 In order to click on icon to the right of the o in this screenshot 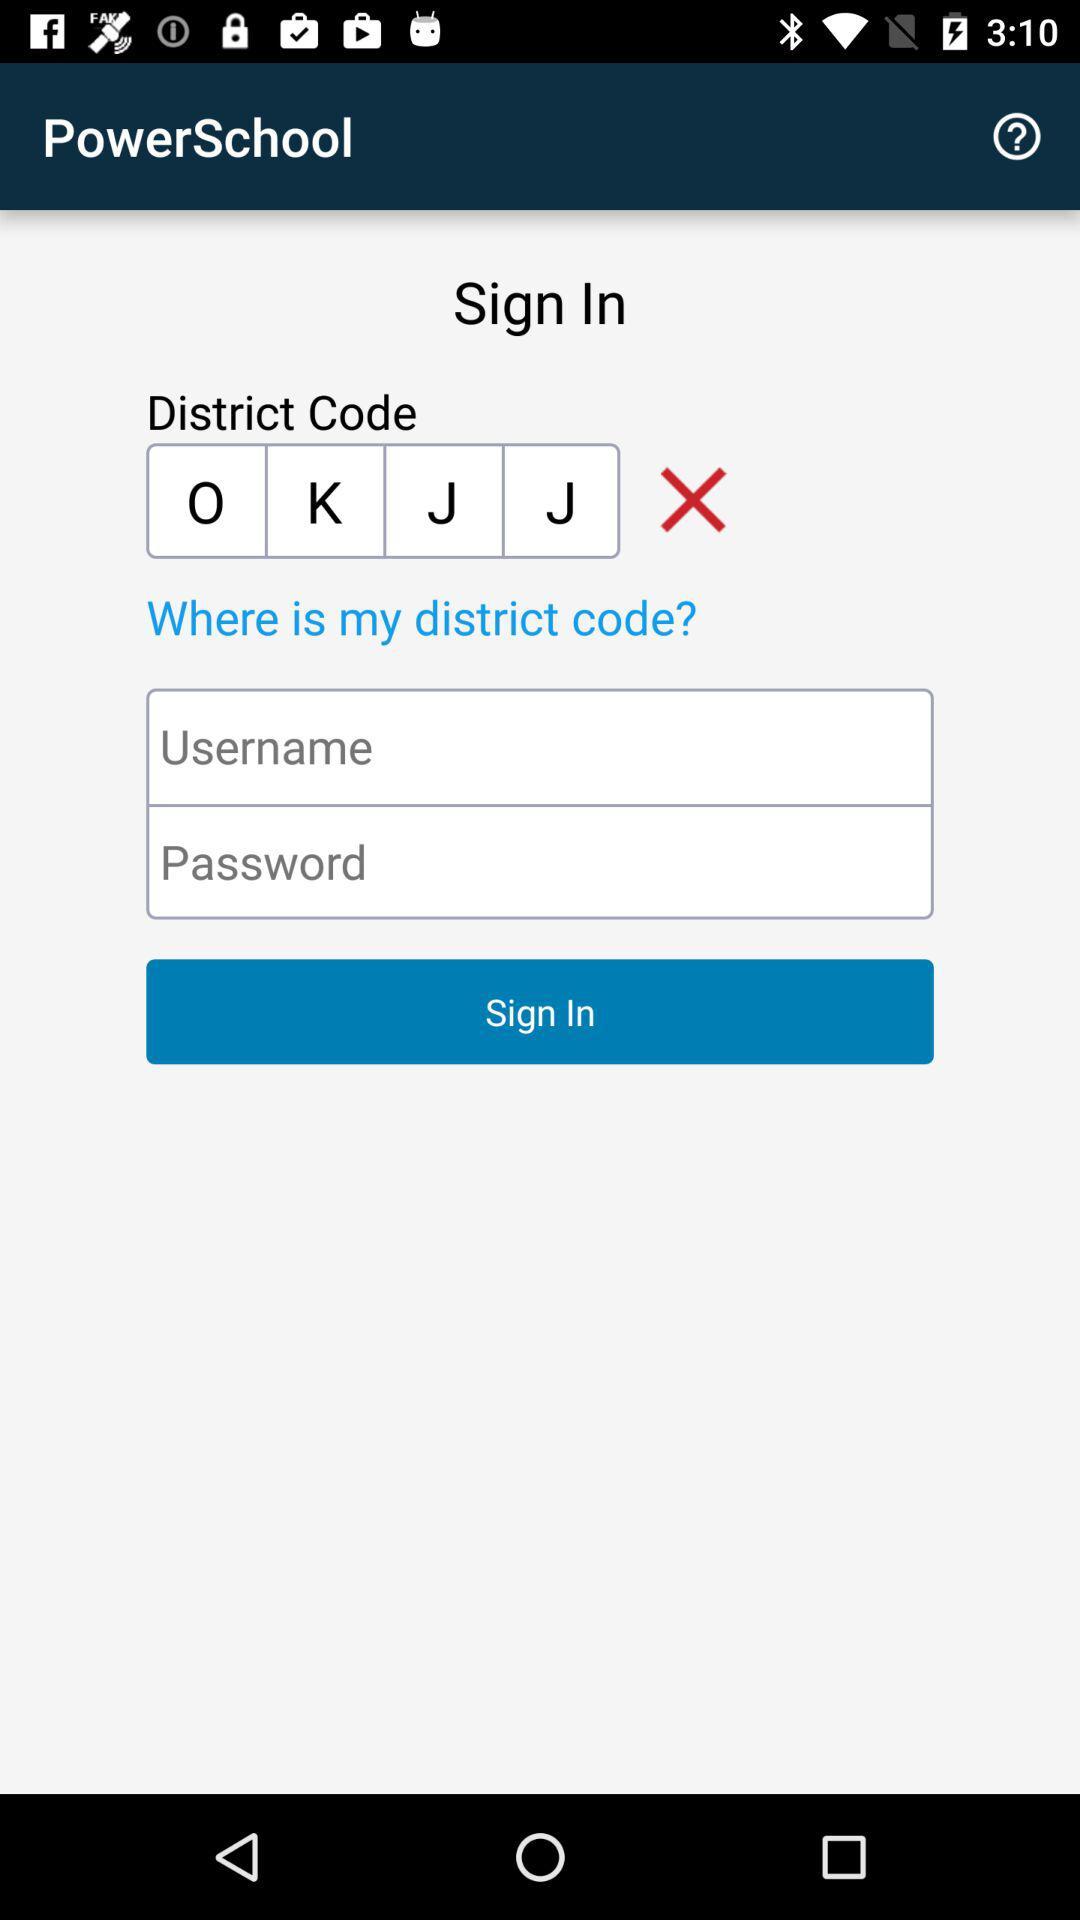, I will do `click(323, 500)`.